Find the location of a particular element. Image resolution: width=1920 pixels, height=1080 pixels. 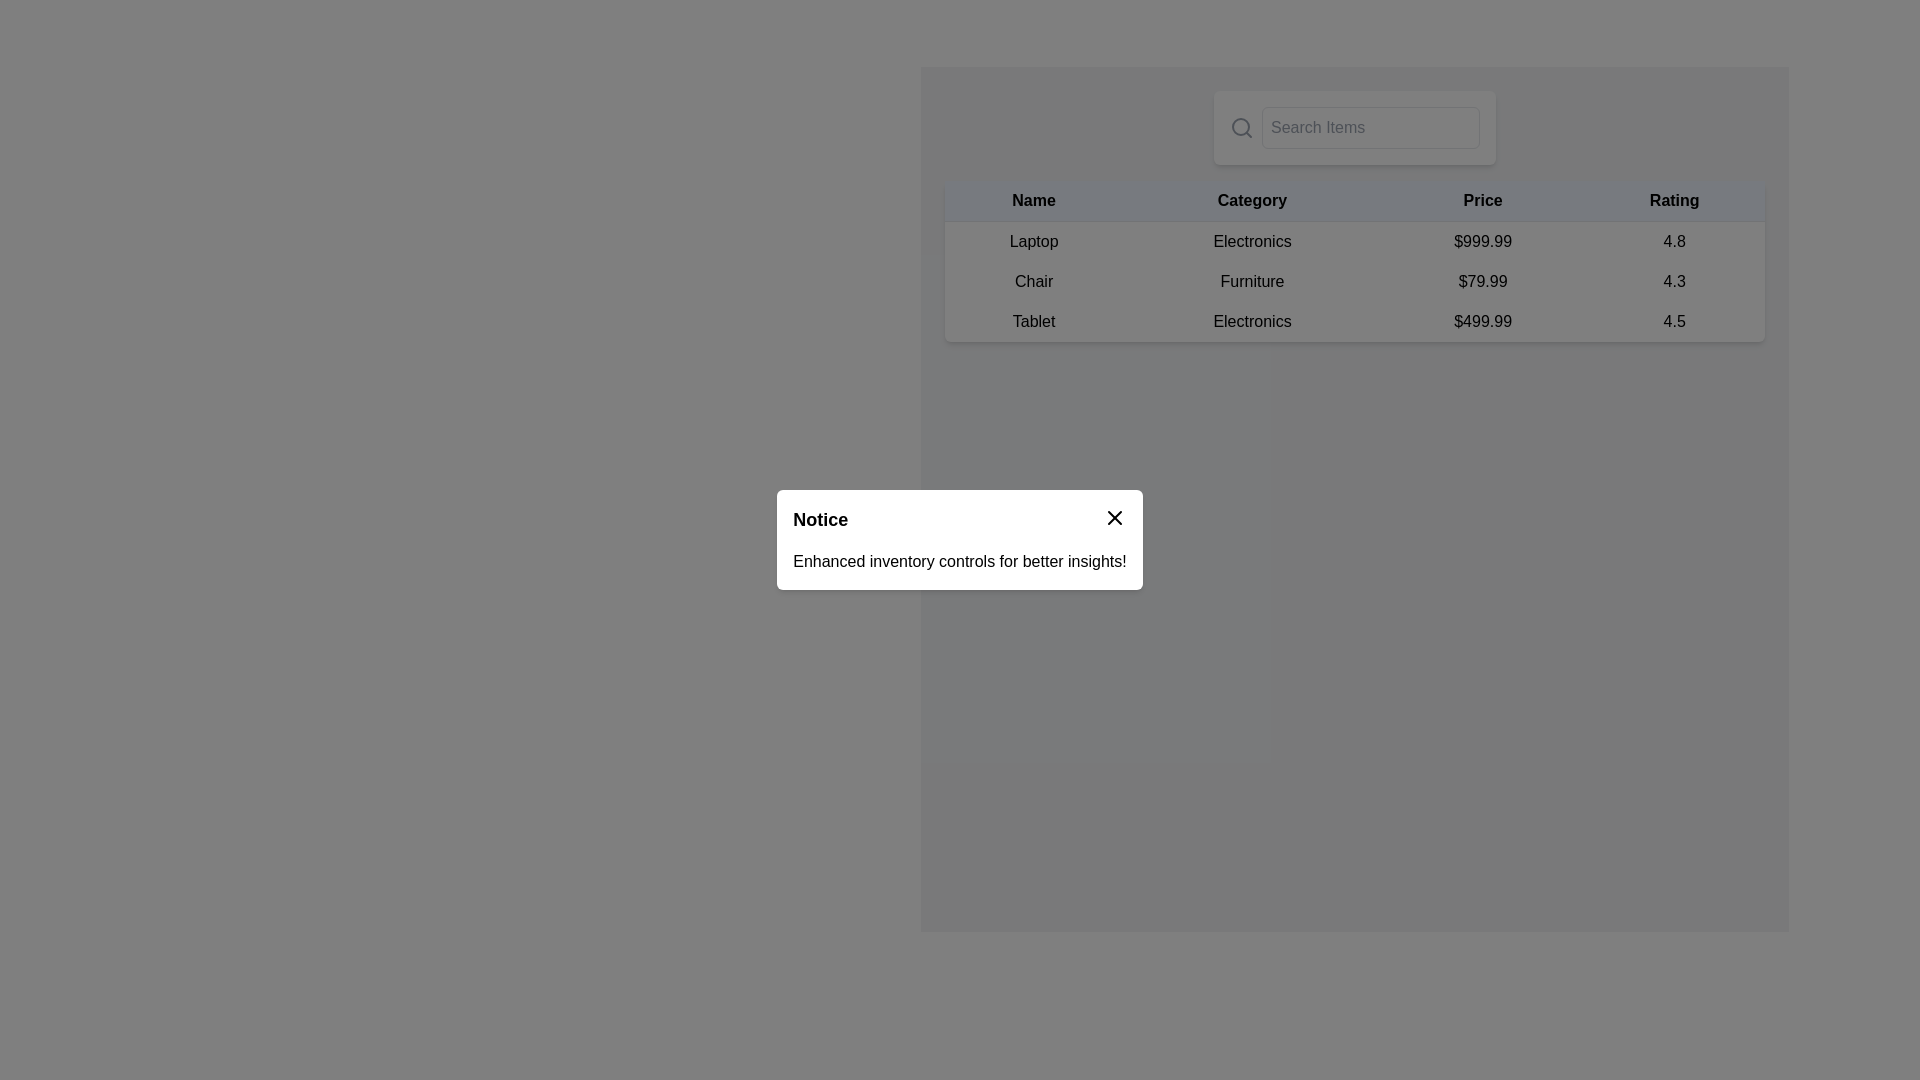

the leftmost Text label in the notification header area that indicates the title of the informational message is located at coordinates (820, 519).